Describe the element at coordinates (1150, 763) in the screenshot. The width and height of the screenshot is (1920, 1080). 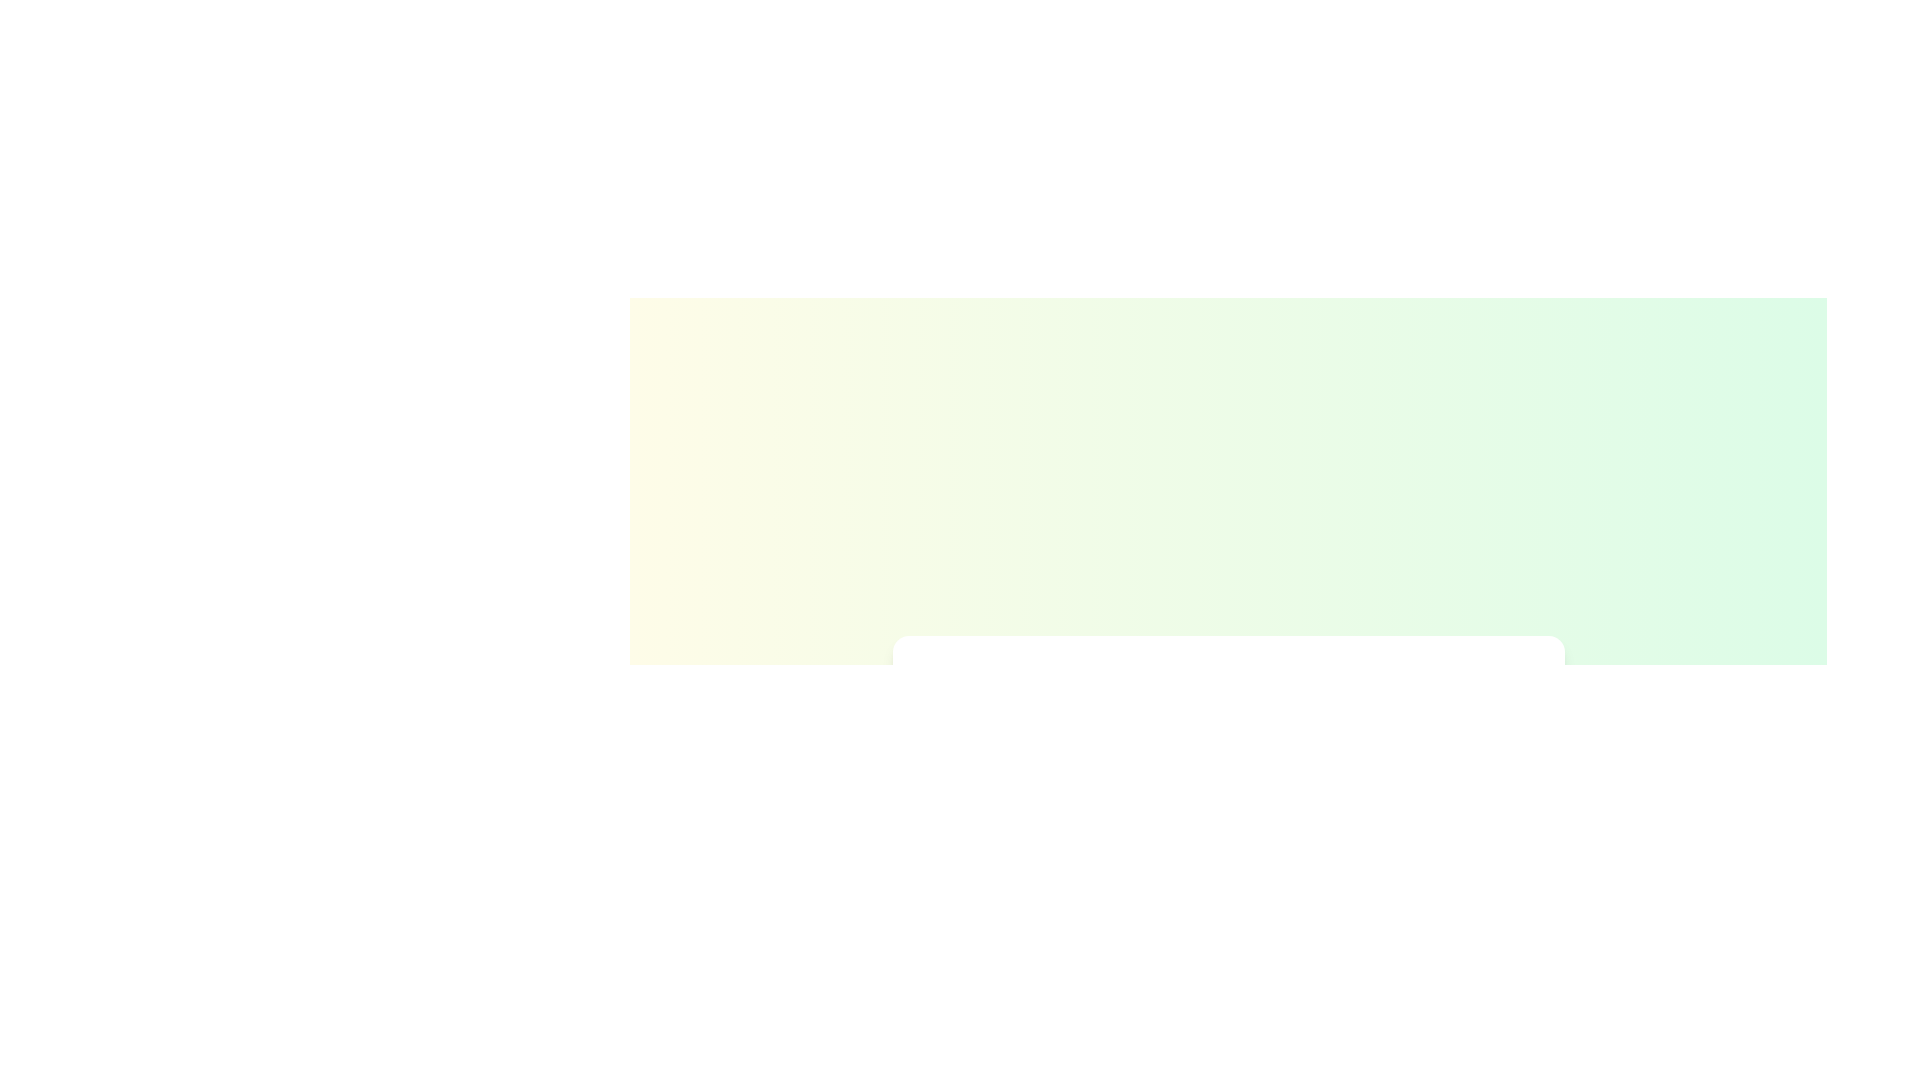
I see `the Progress Indicator that visually represents the filled portion of the slider, which spans from the left end to the 75% mark of the slider's width` at that location.